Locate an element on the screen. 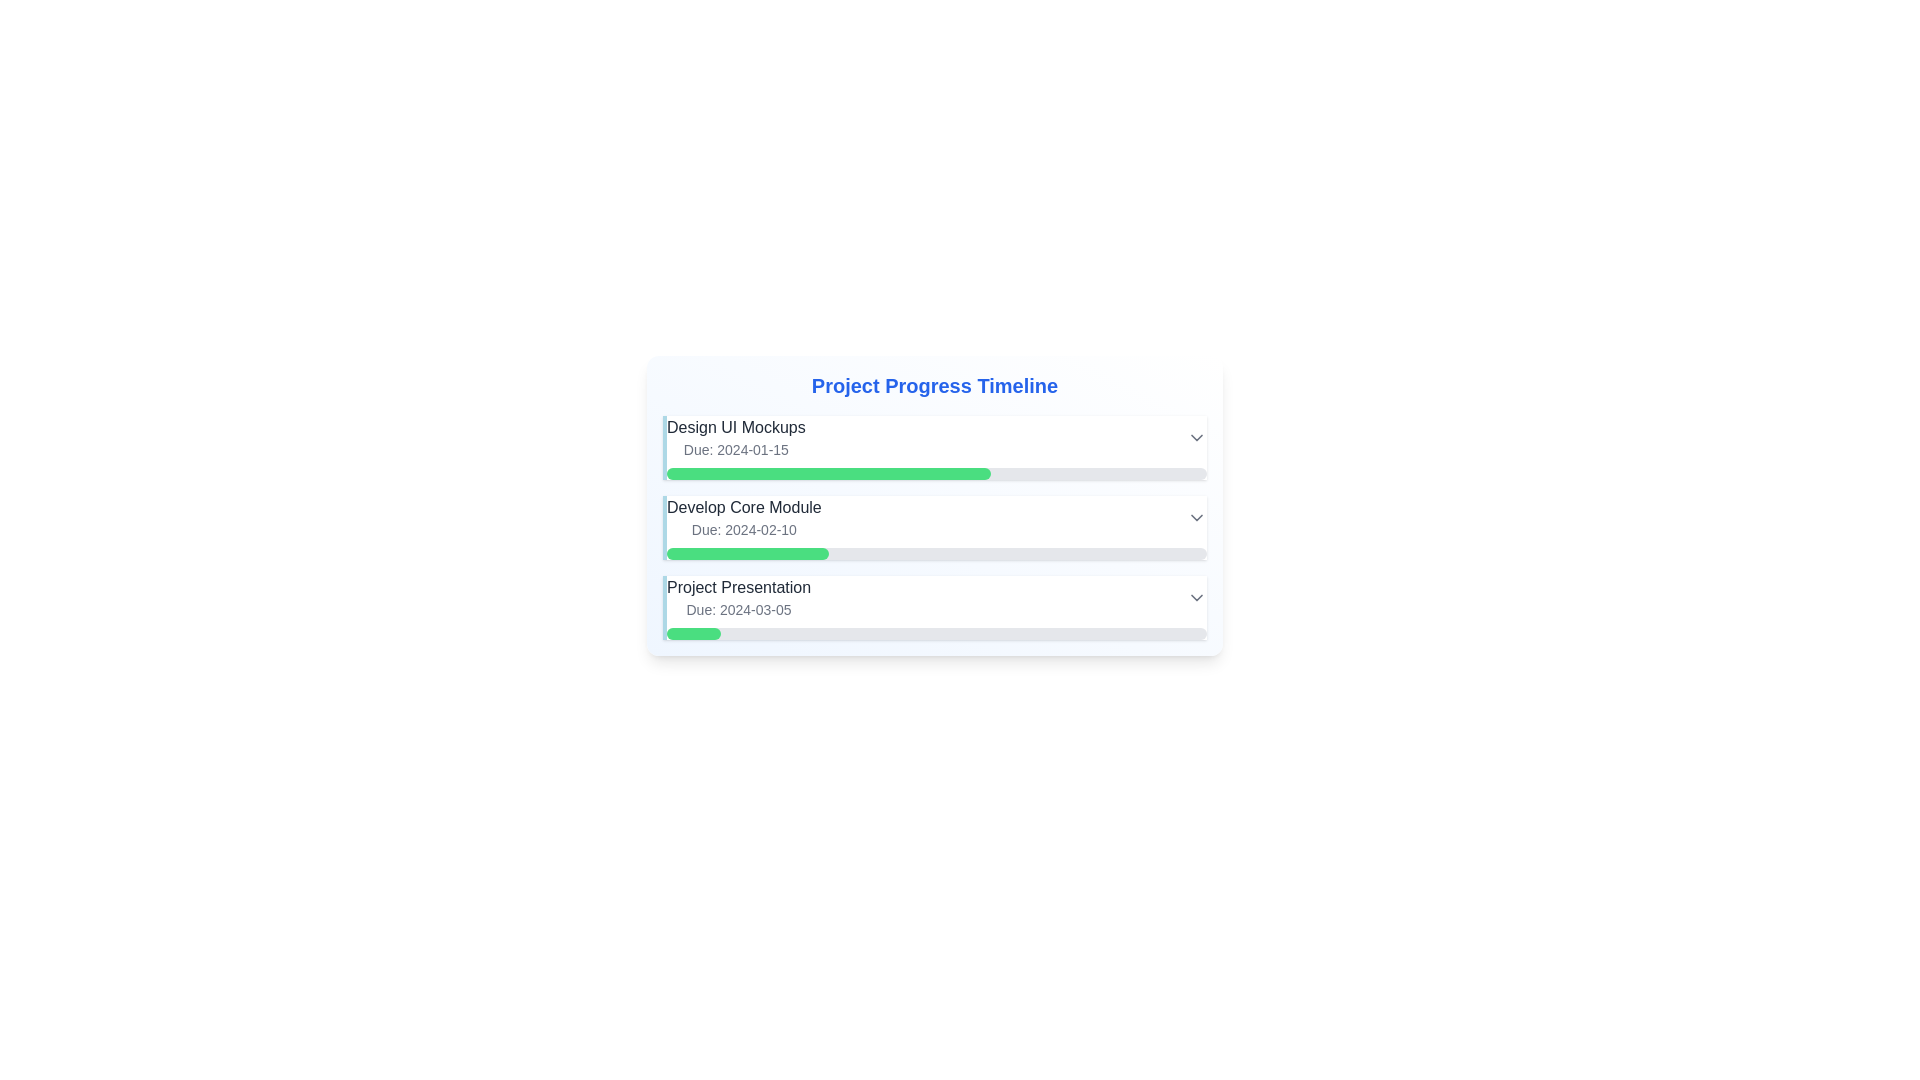  the progress bar indicating the completion status of the 'Project Presentation' task, located at the bottom of the section under 'Due: 2024-03-05' is located at coordinates (935, 633).